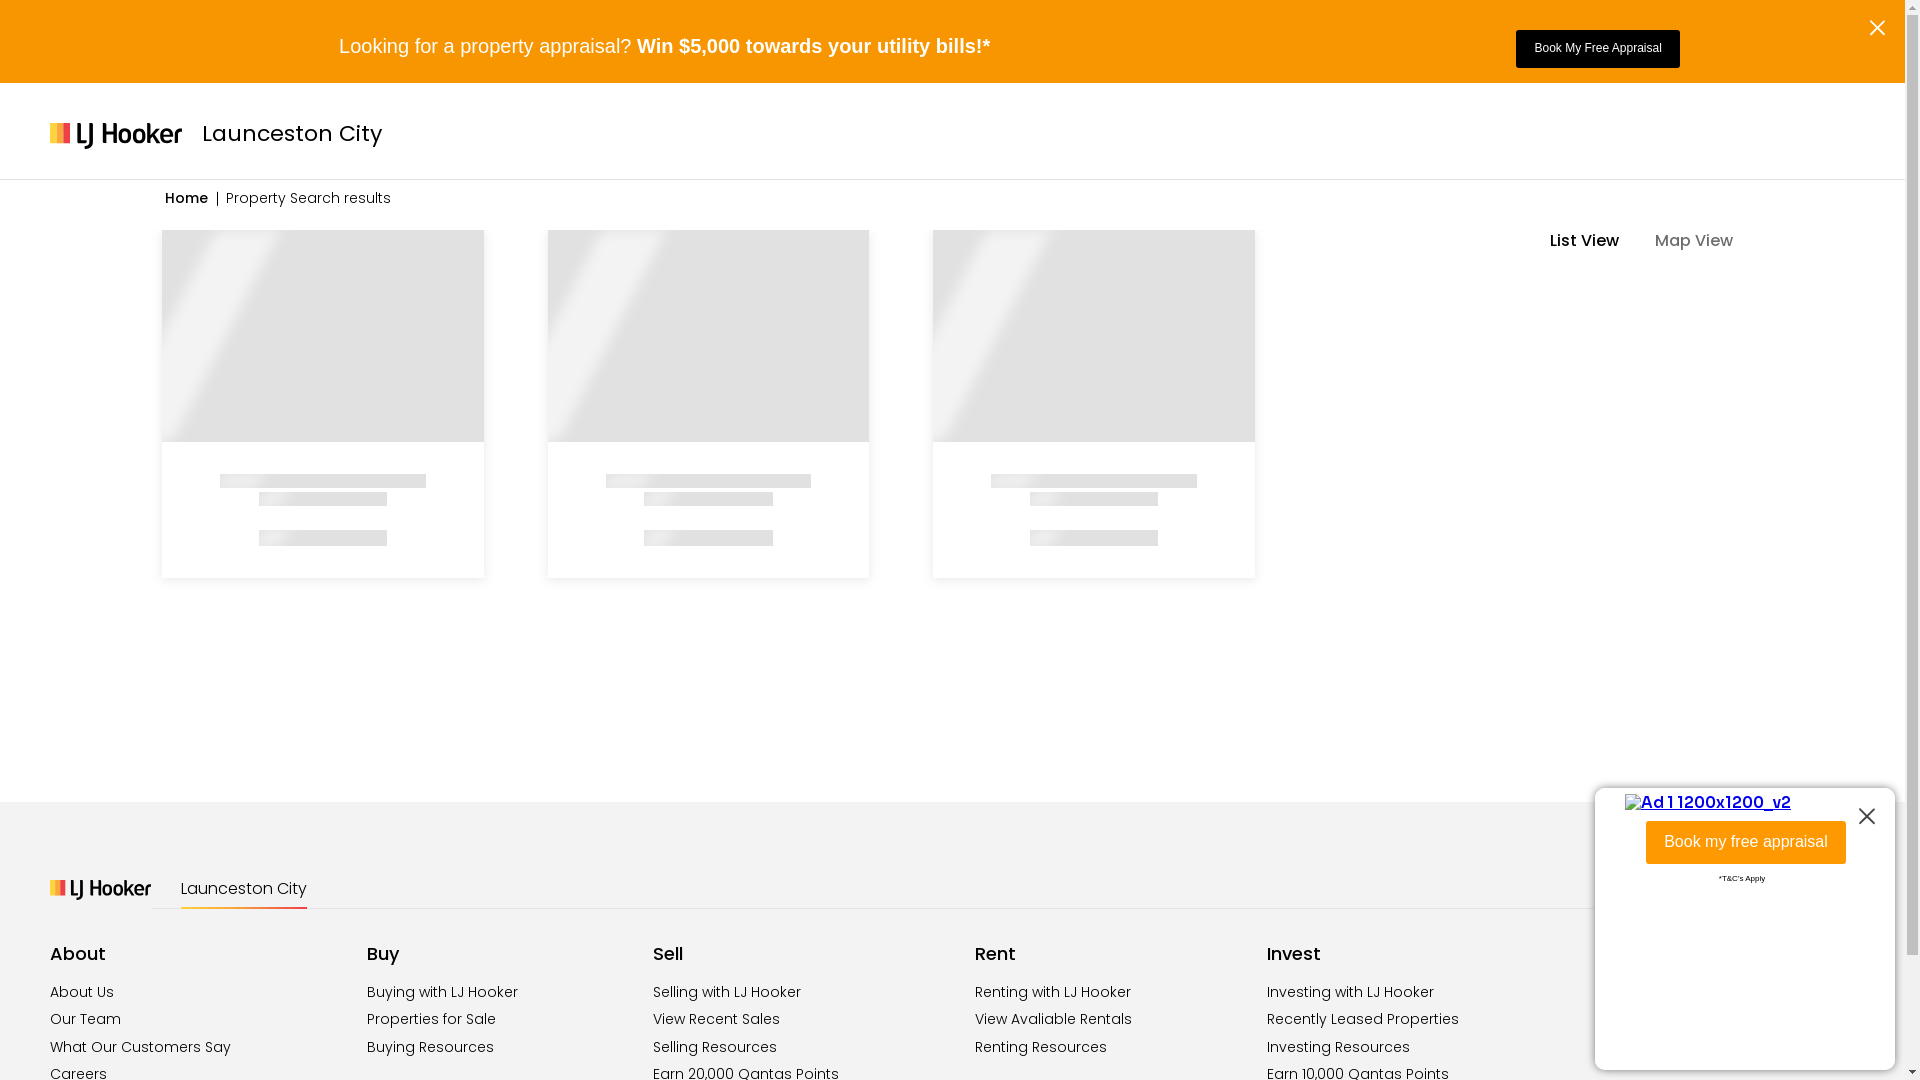 Image resolution: width=1920 pixels, height=1080 pixels. What do you see at coordinates (366, 1018) in the screenshot?
I see `'Properties for Sale'` at bounding box center [366, 1018].